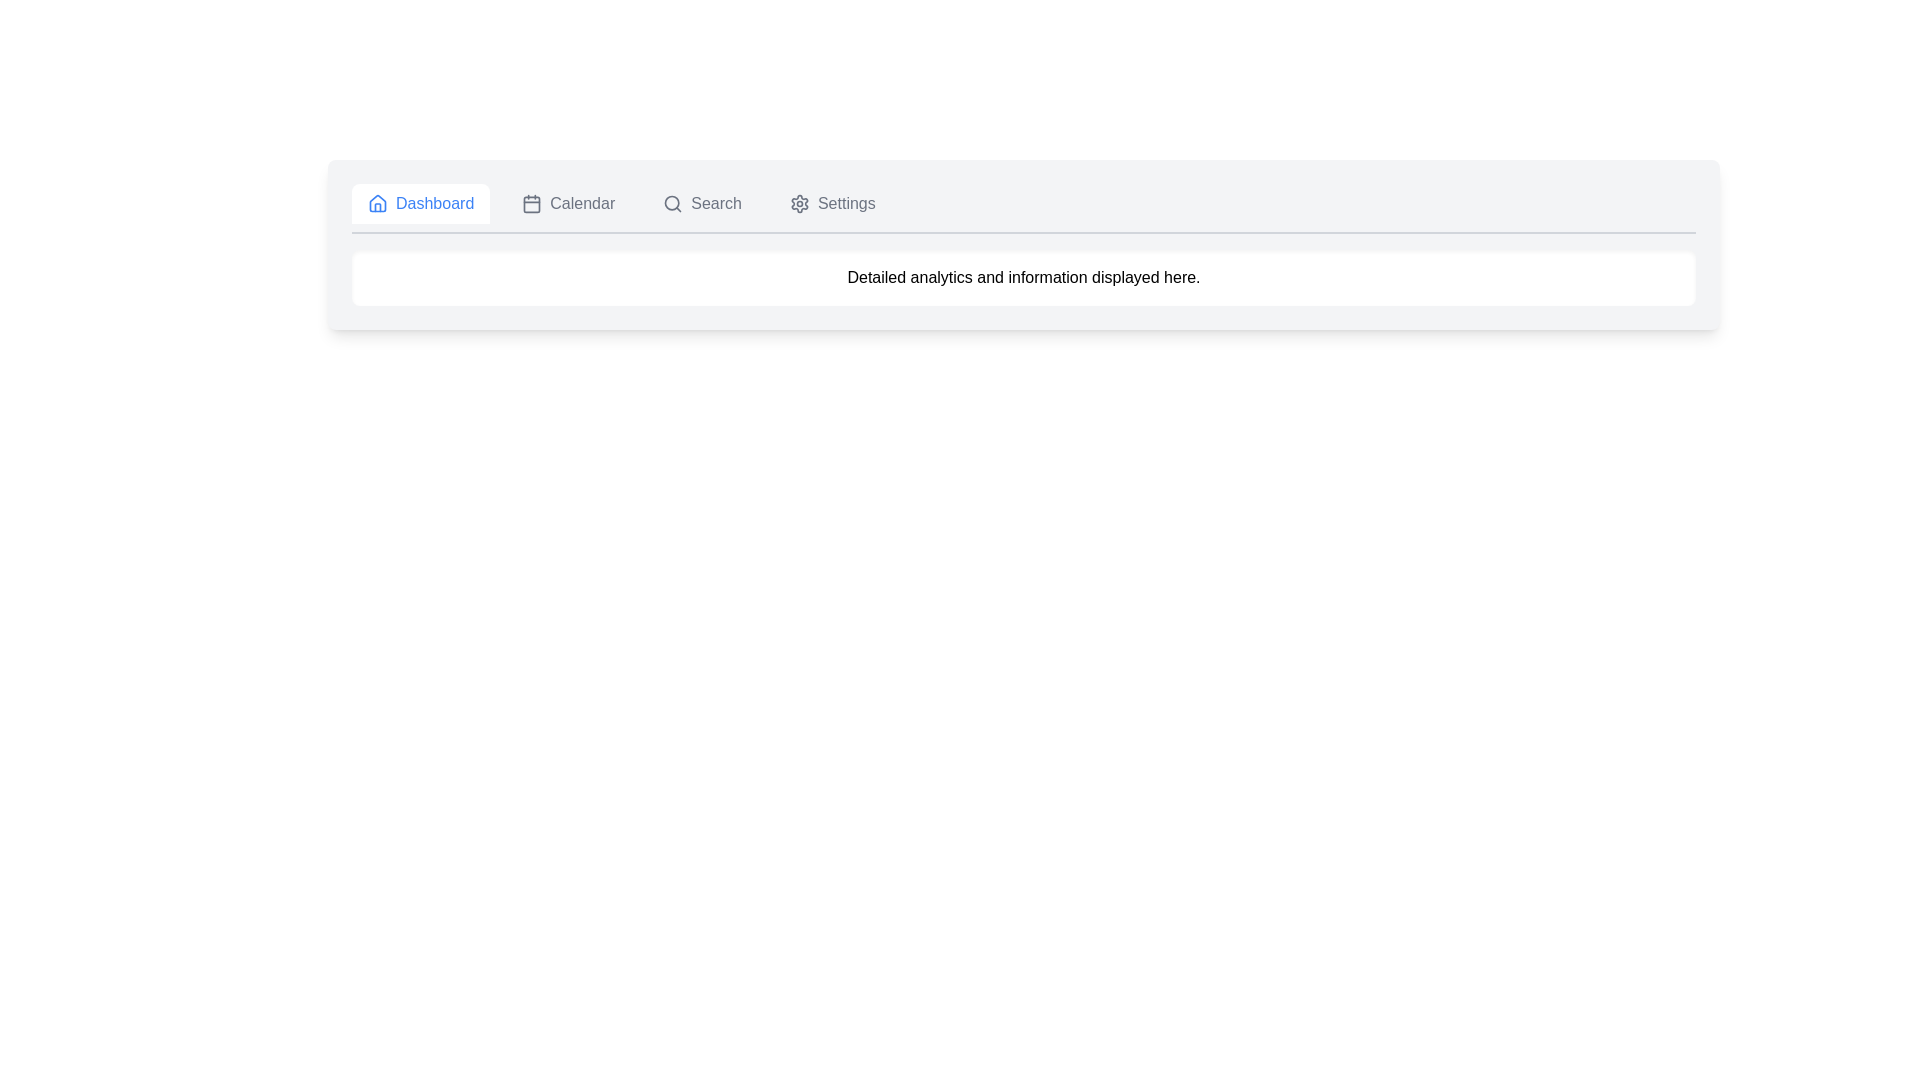  Describe the element at coordinates (420, 204) in the screenshot. I see `the navigational button located at the far-left of the horizontal navigation menu` at that location.